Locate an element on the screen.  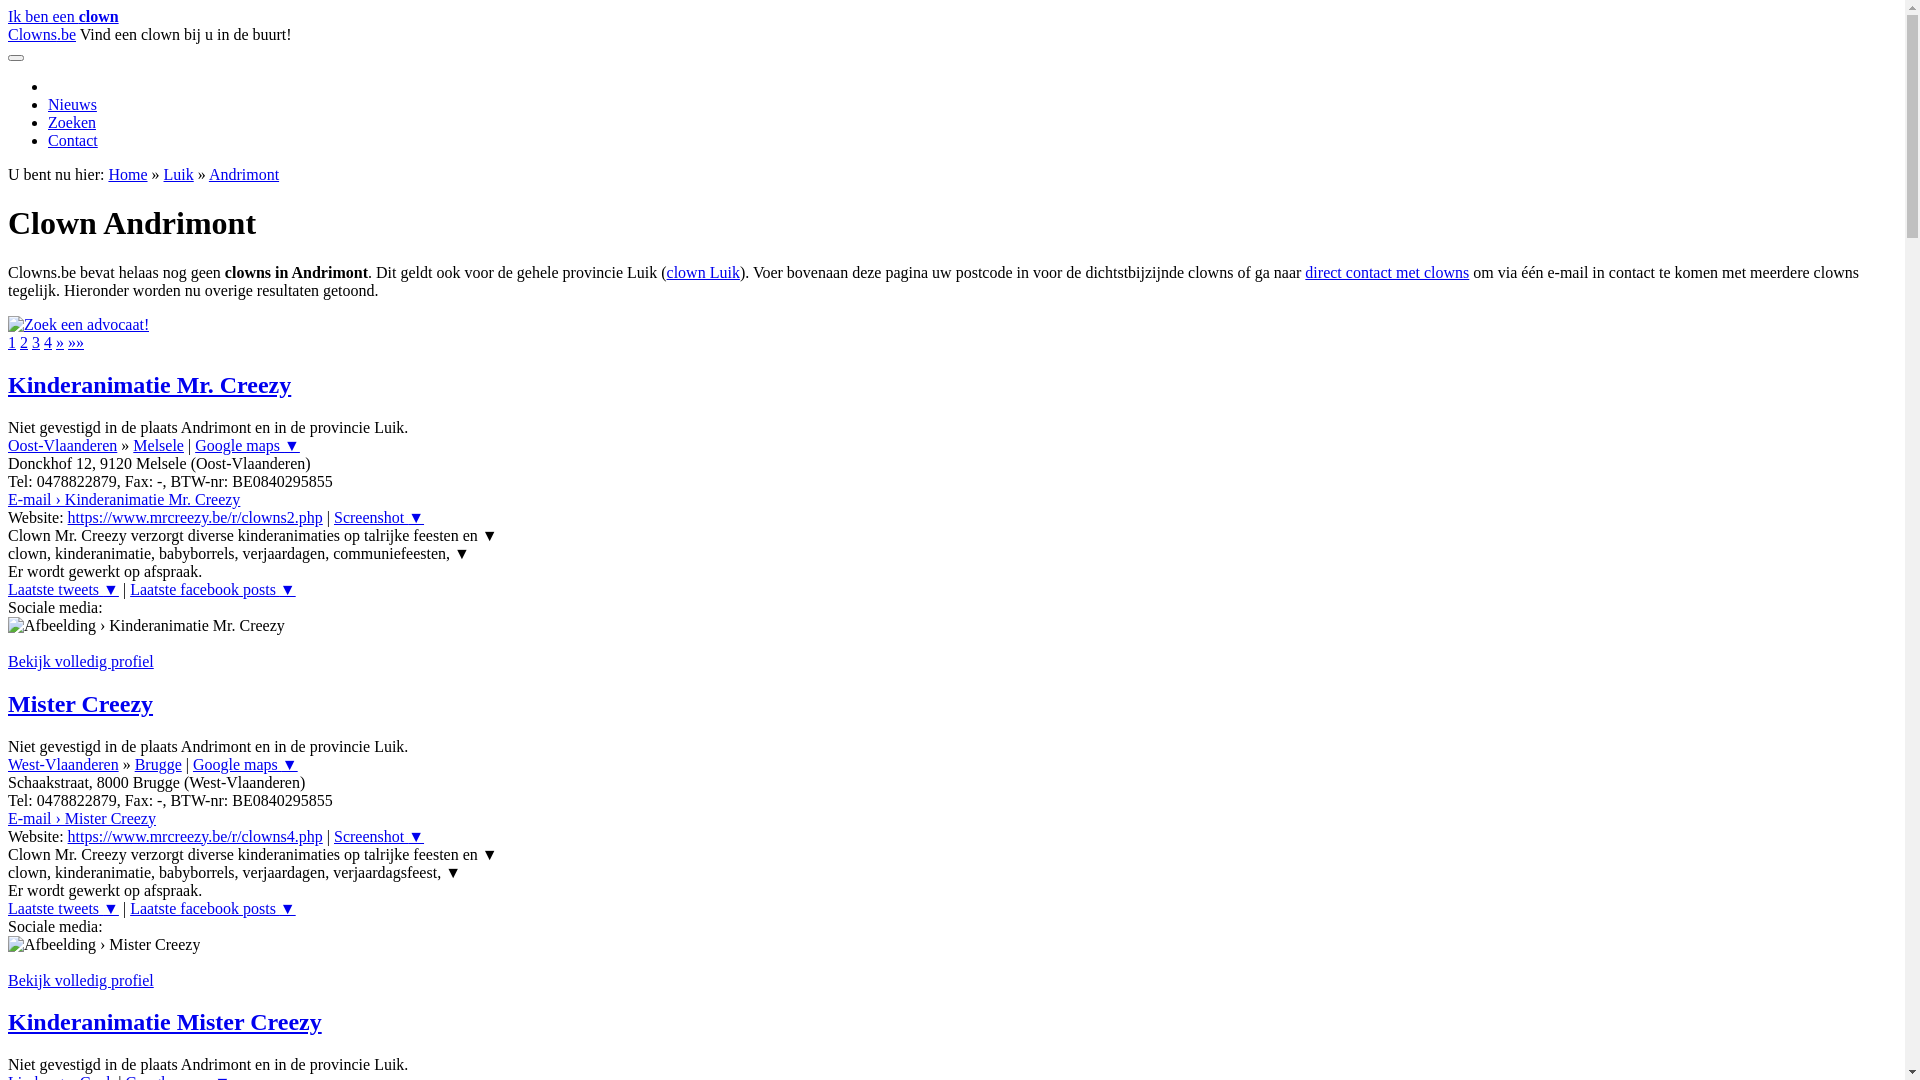
'Brugge' is located at coordinates (157, 764).